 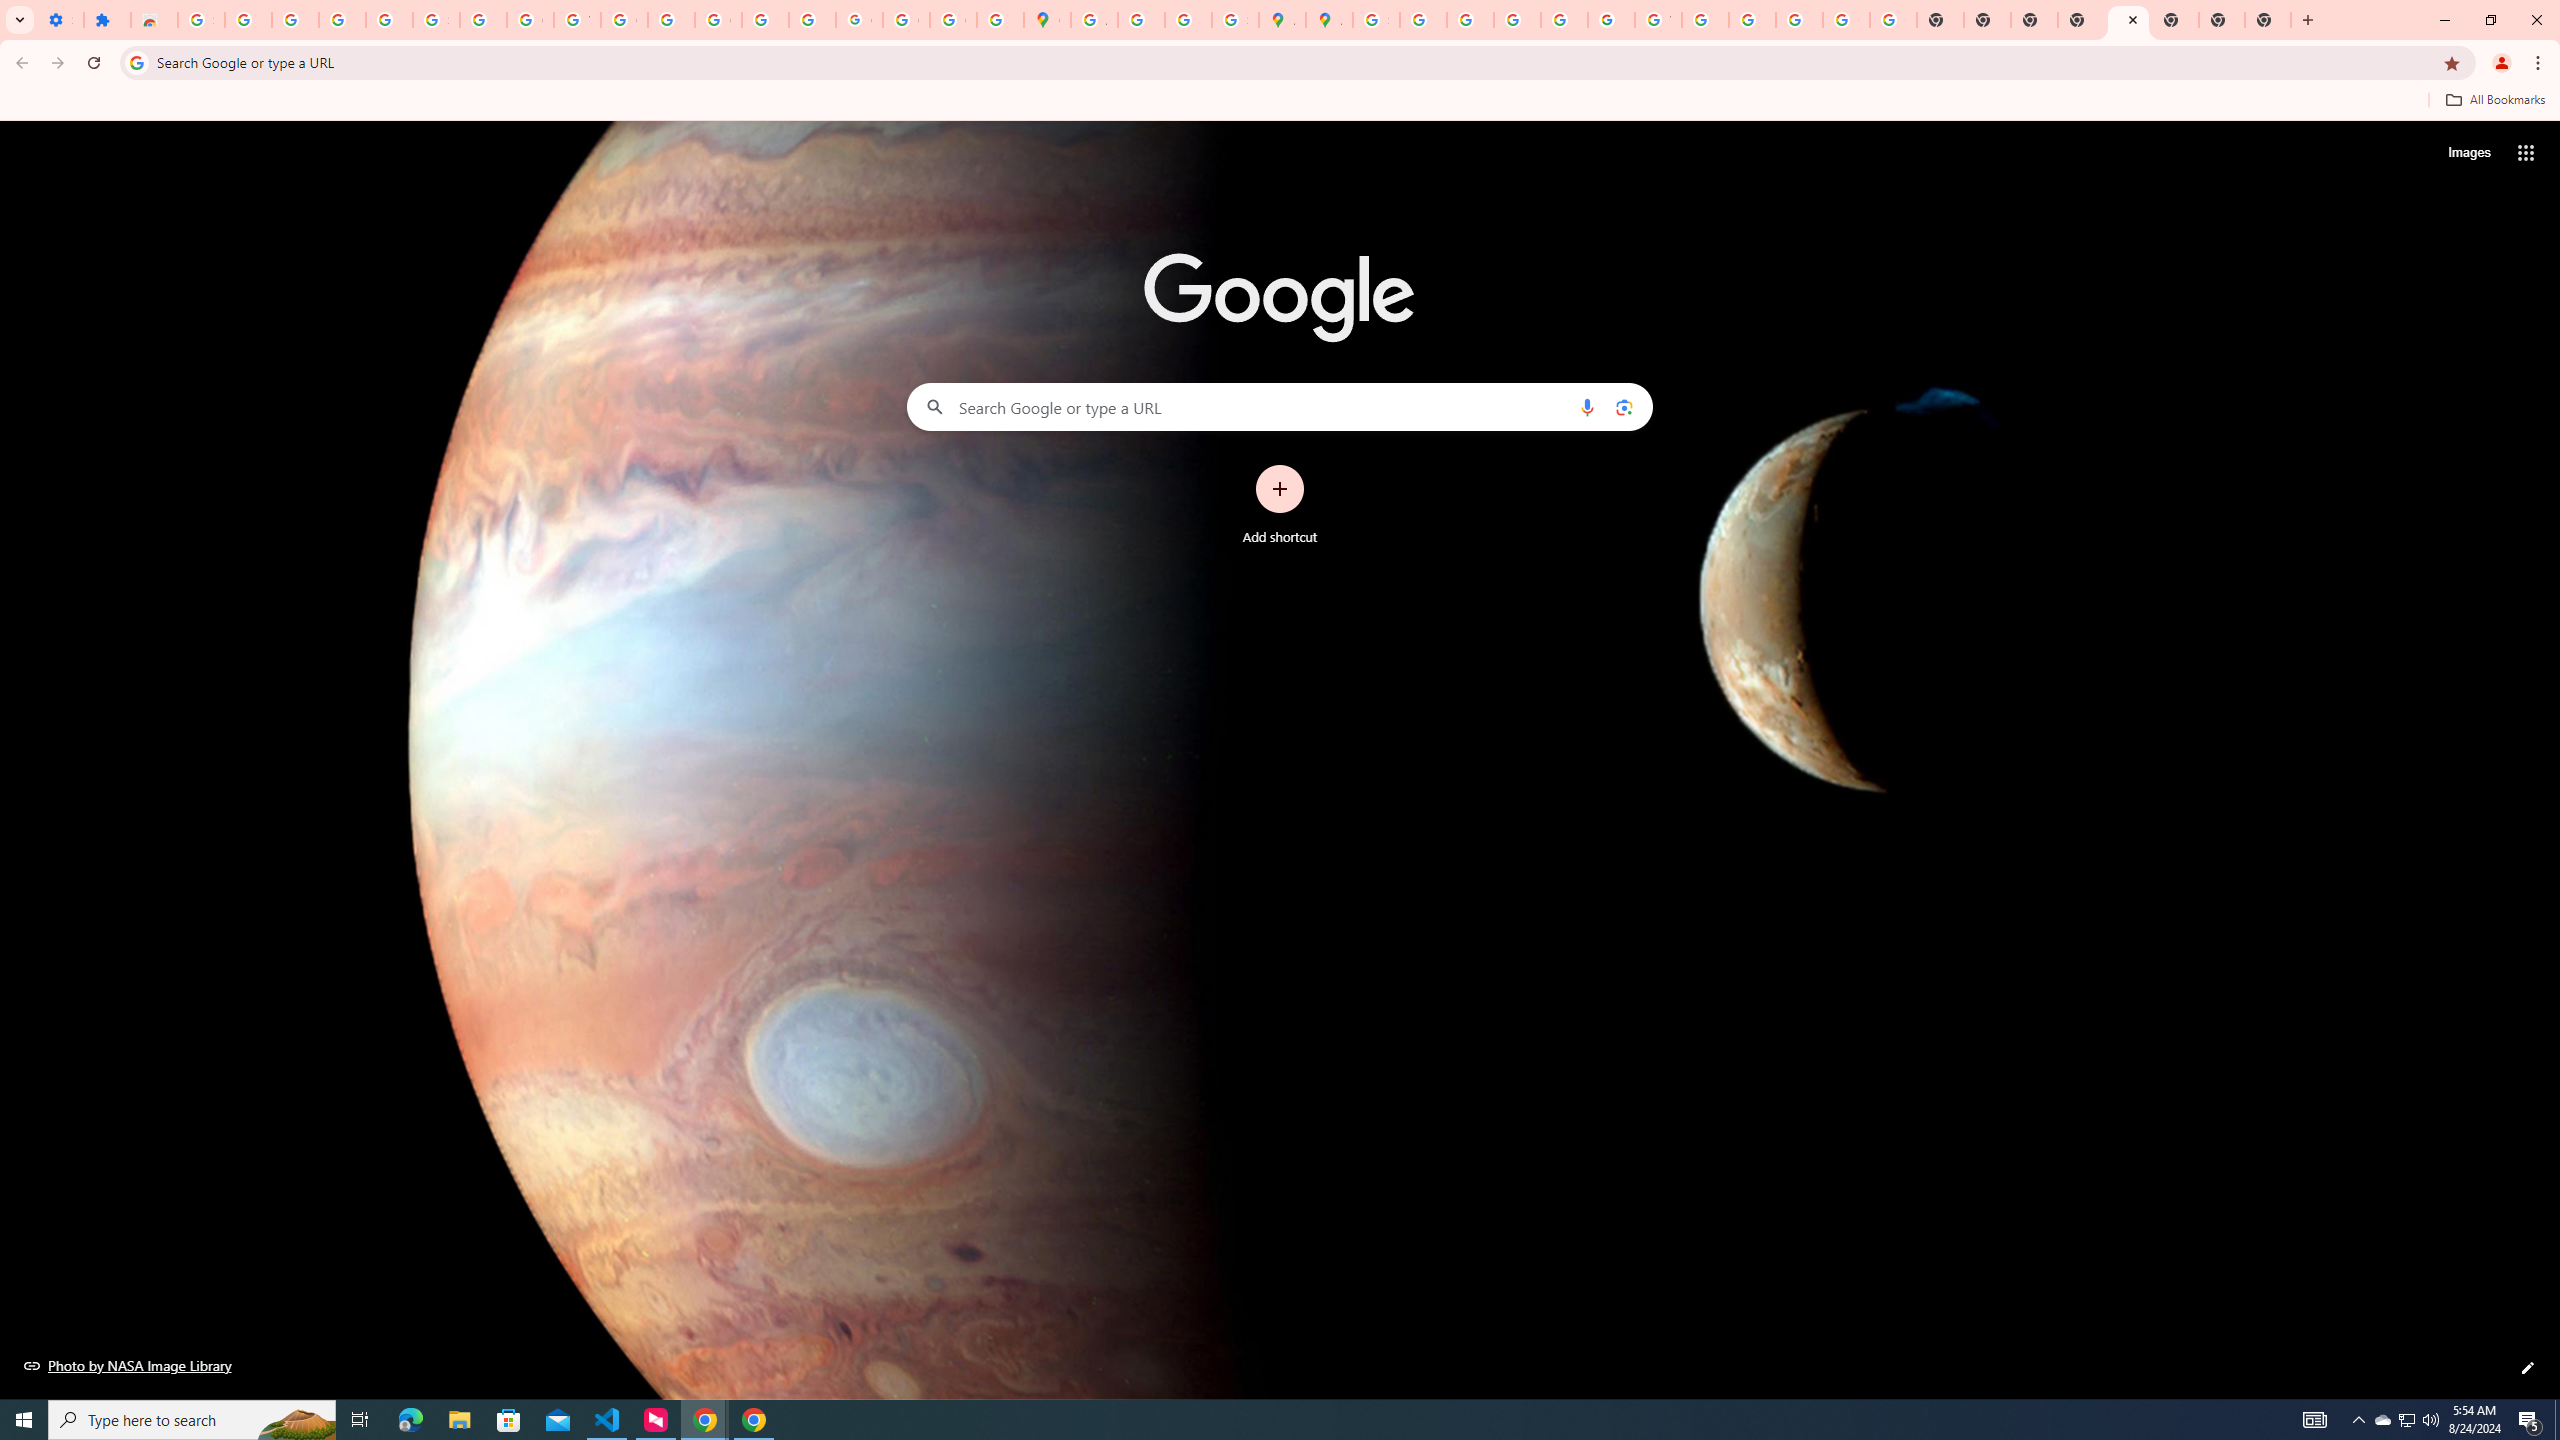 What do you see at coordinates (2219, 19) in the screenshot?
I see `'New Tab'` at bounding box center [2219, 19].